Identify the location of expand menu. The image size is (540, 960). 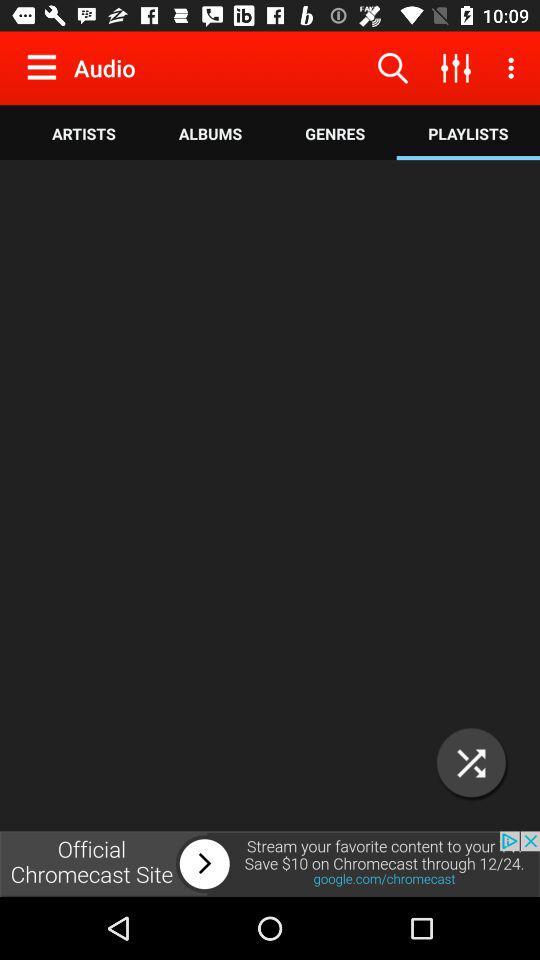
(46, 67).